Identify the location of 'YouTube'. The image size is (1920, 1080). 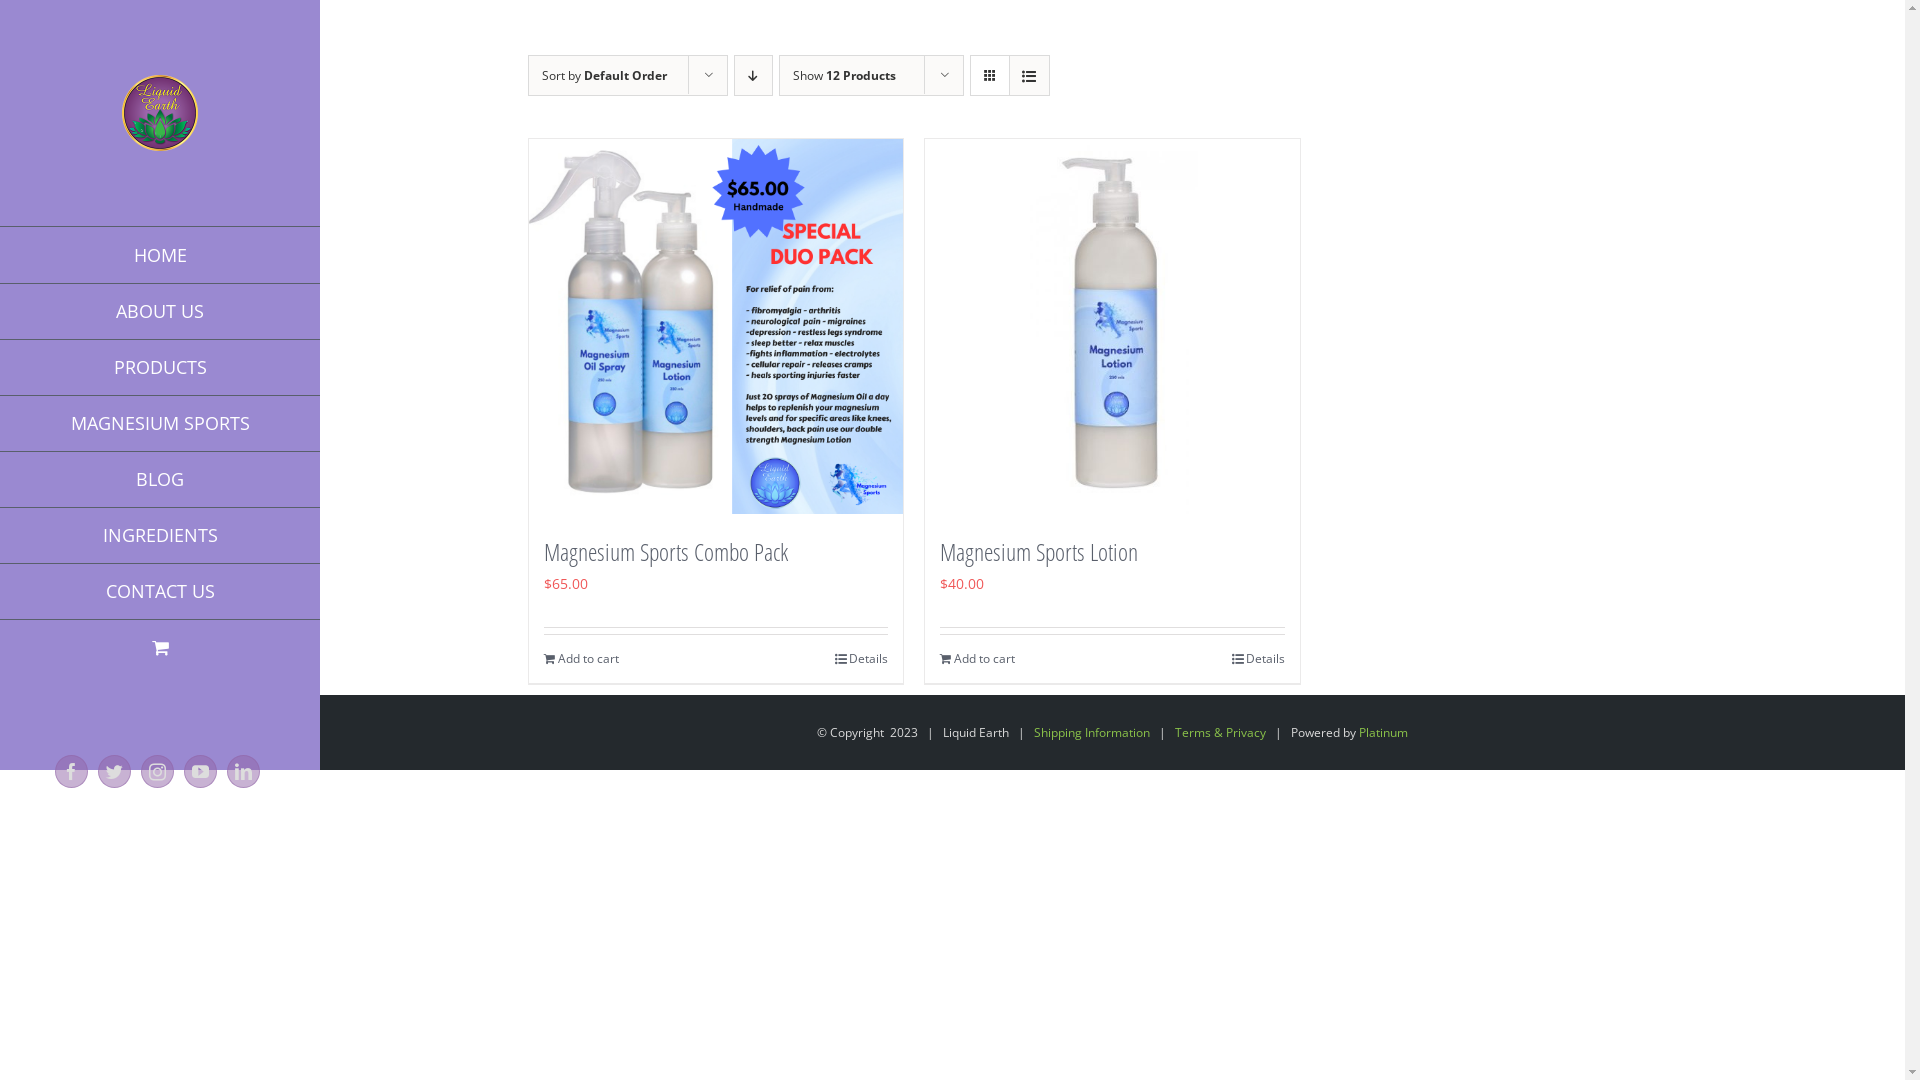
(200, 770).